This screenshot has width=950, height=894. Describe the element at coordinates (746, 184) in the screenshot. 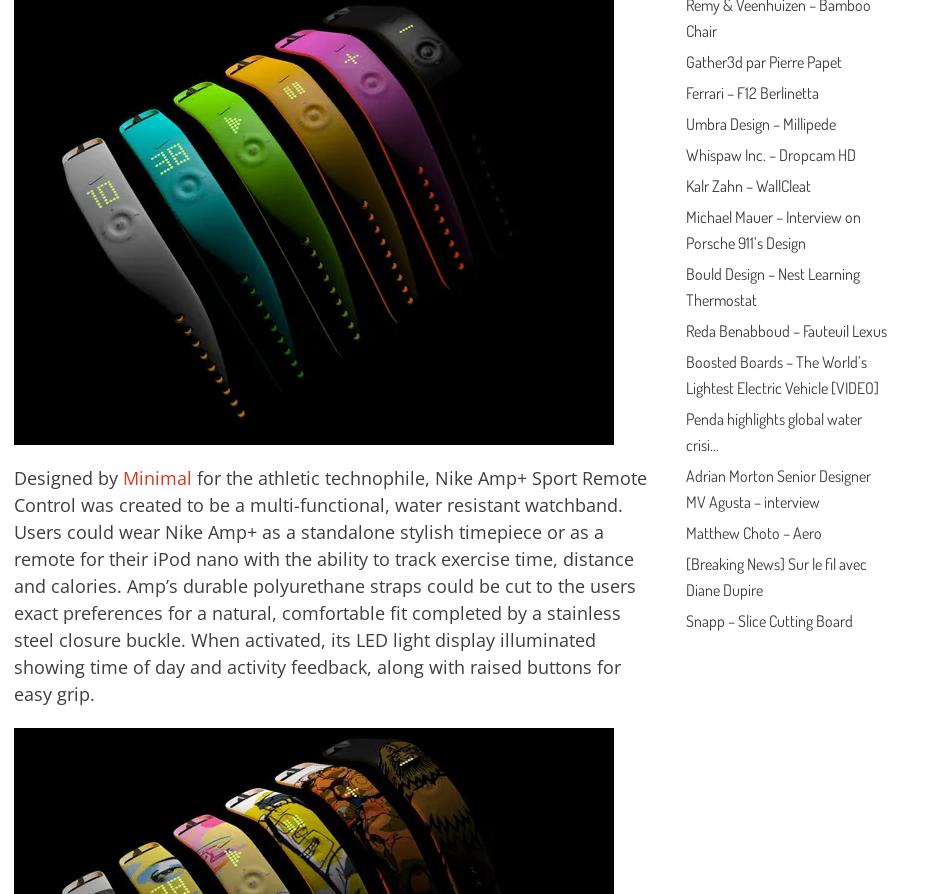

I see `'Kalr Zahn – WallCleat'` at that location.